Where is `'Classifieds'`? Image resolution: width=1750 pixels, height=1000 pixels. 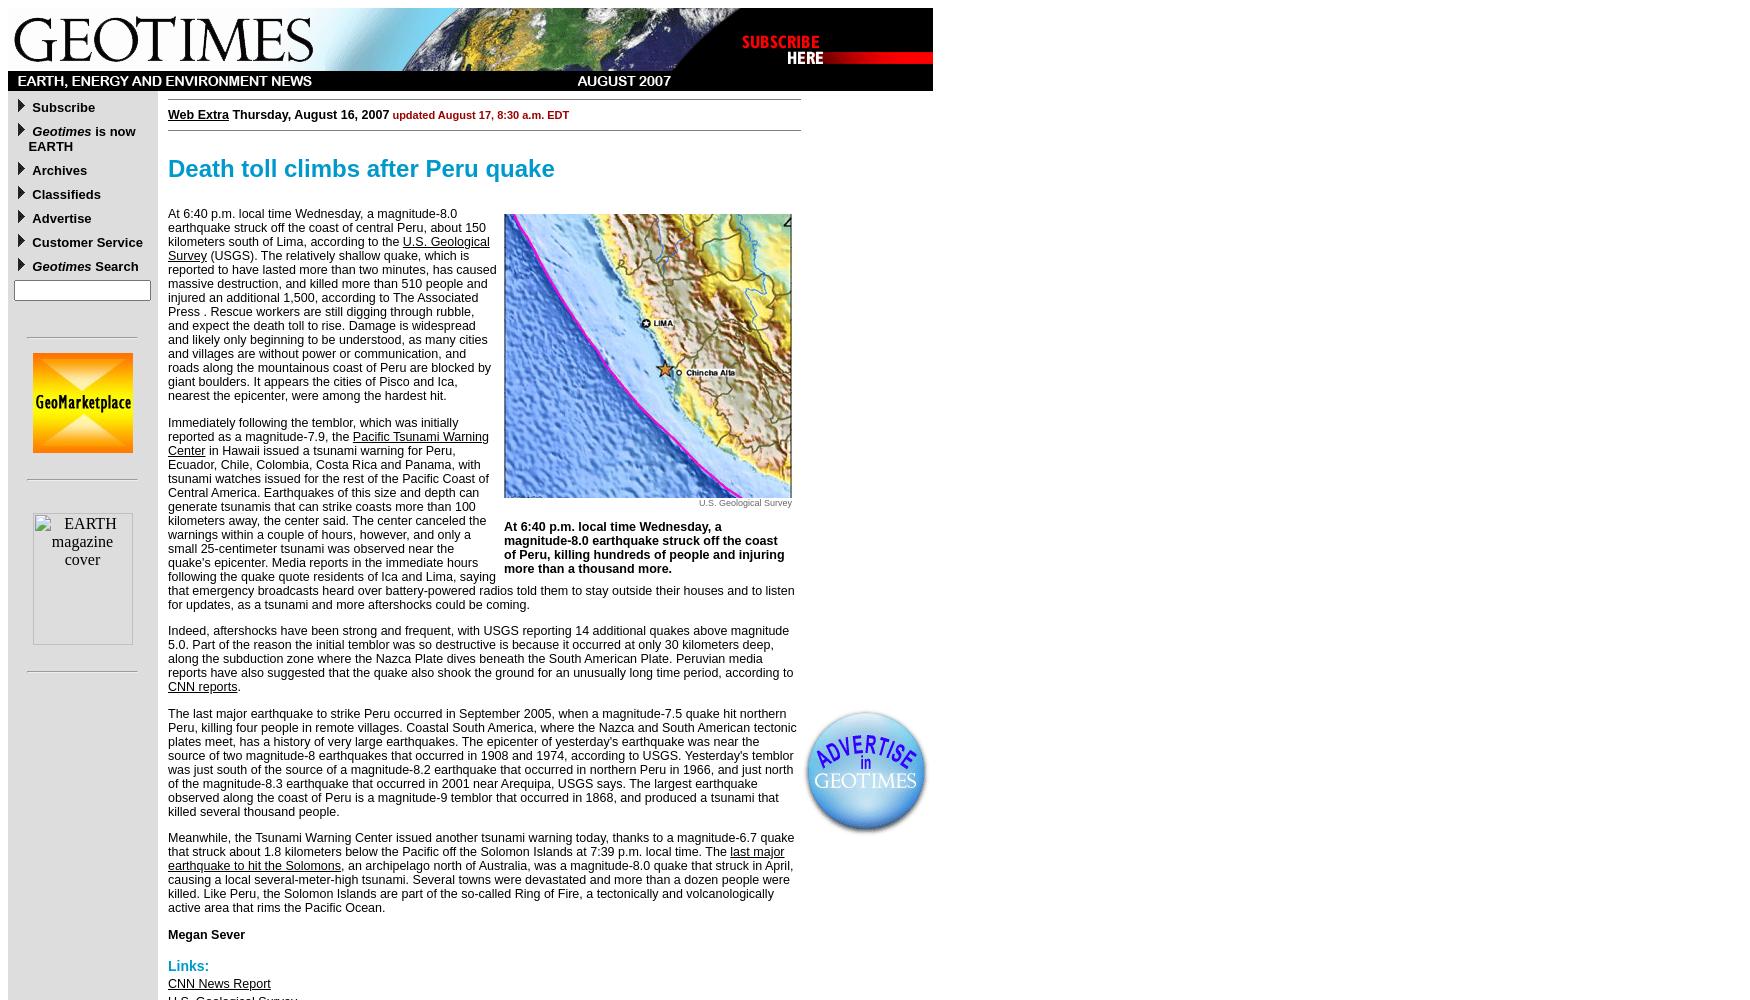 'Classifieds' is located at coordinates (66, 193).